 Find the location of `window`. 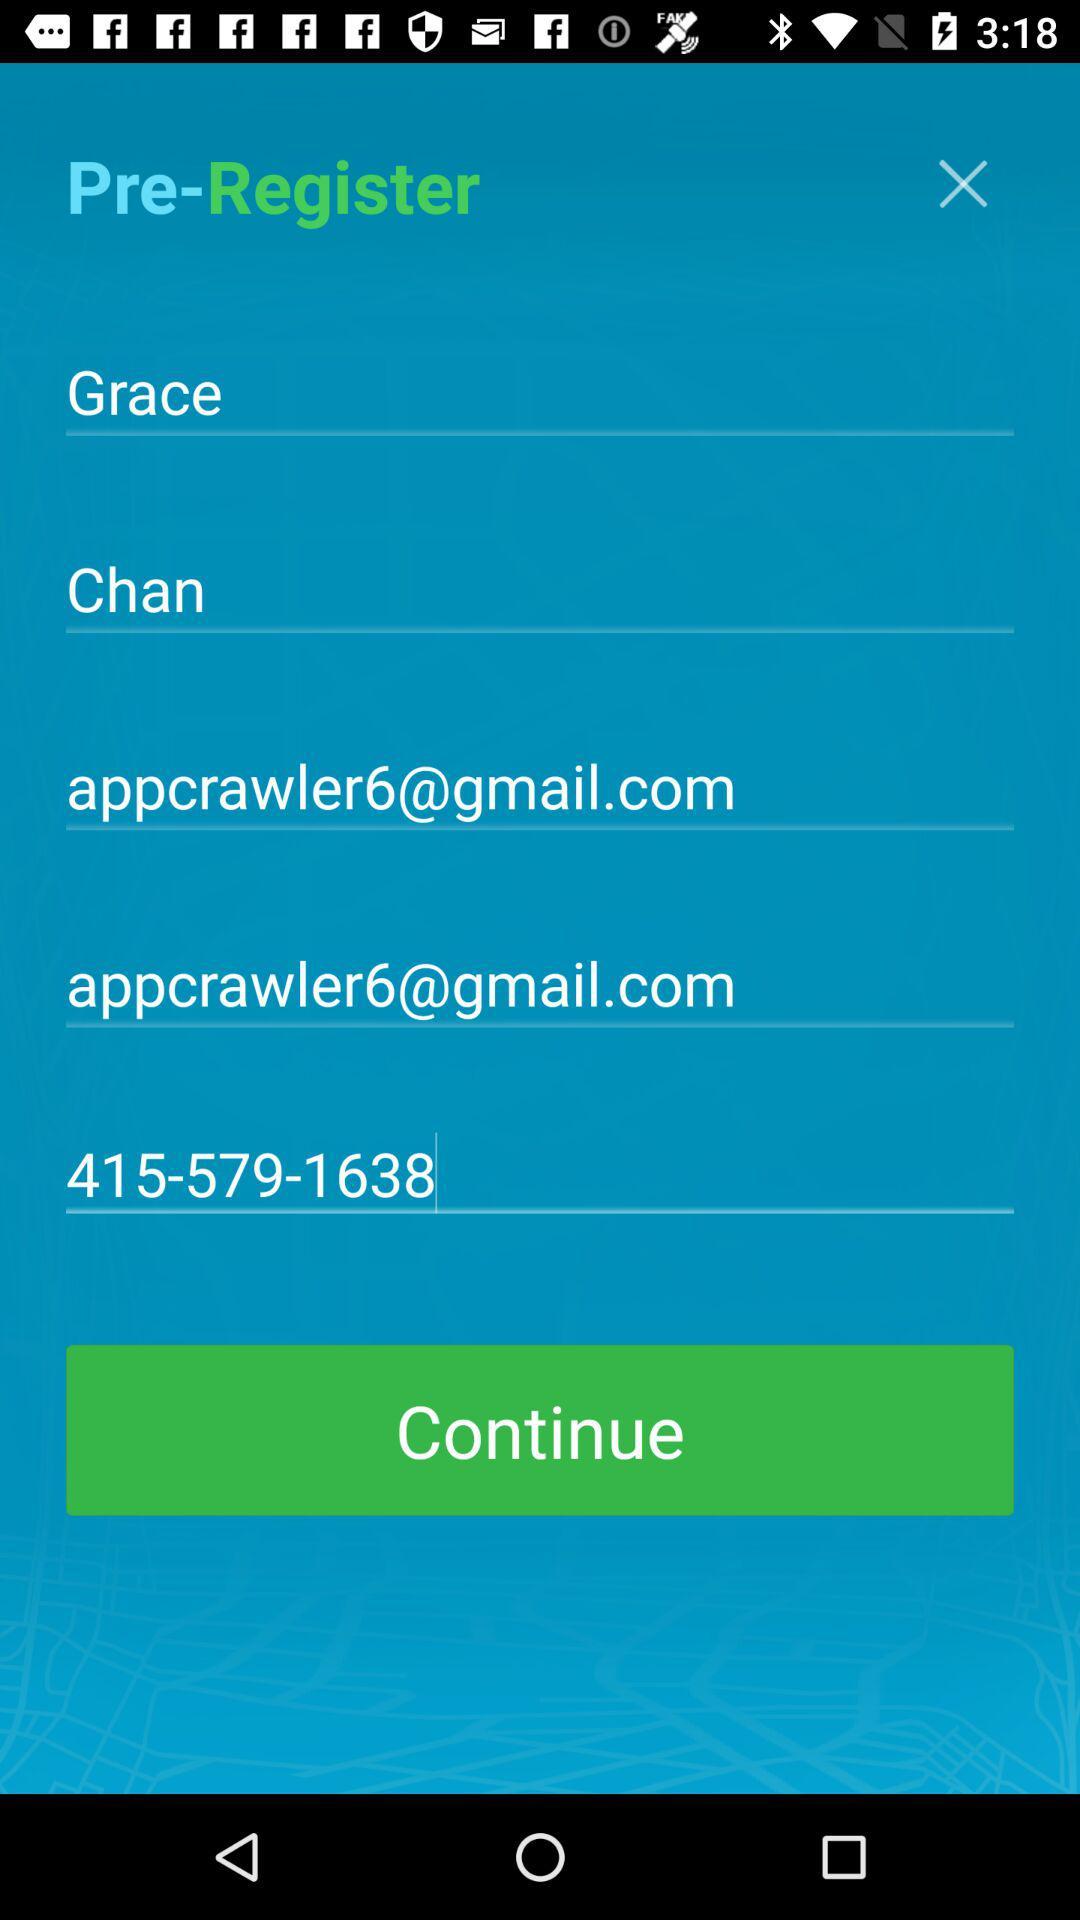

window is located at coordinates (962, 183).